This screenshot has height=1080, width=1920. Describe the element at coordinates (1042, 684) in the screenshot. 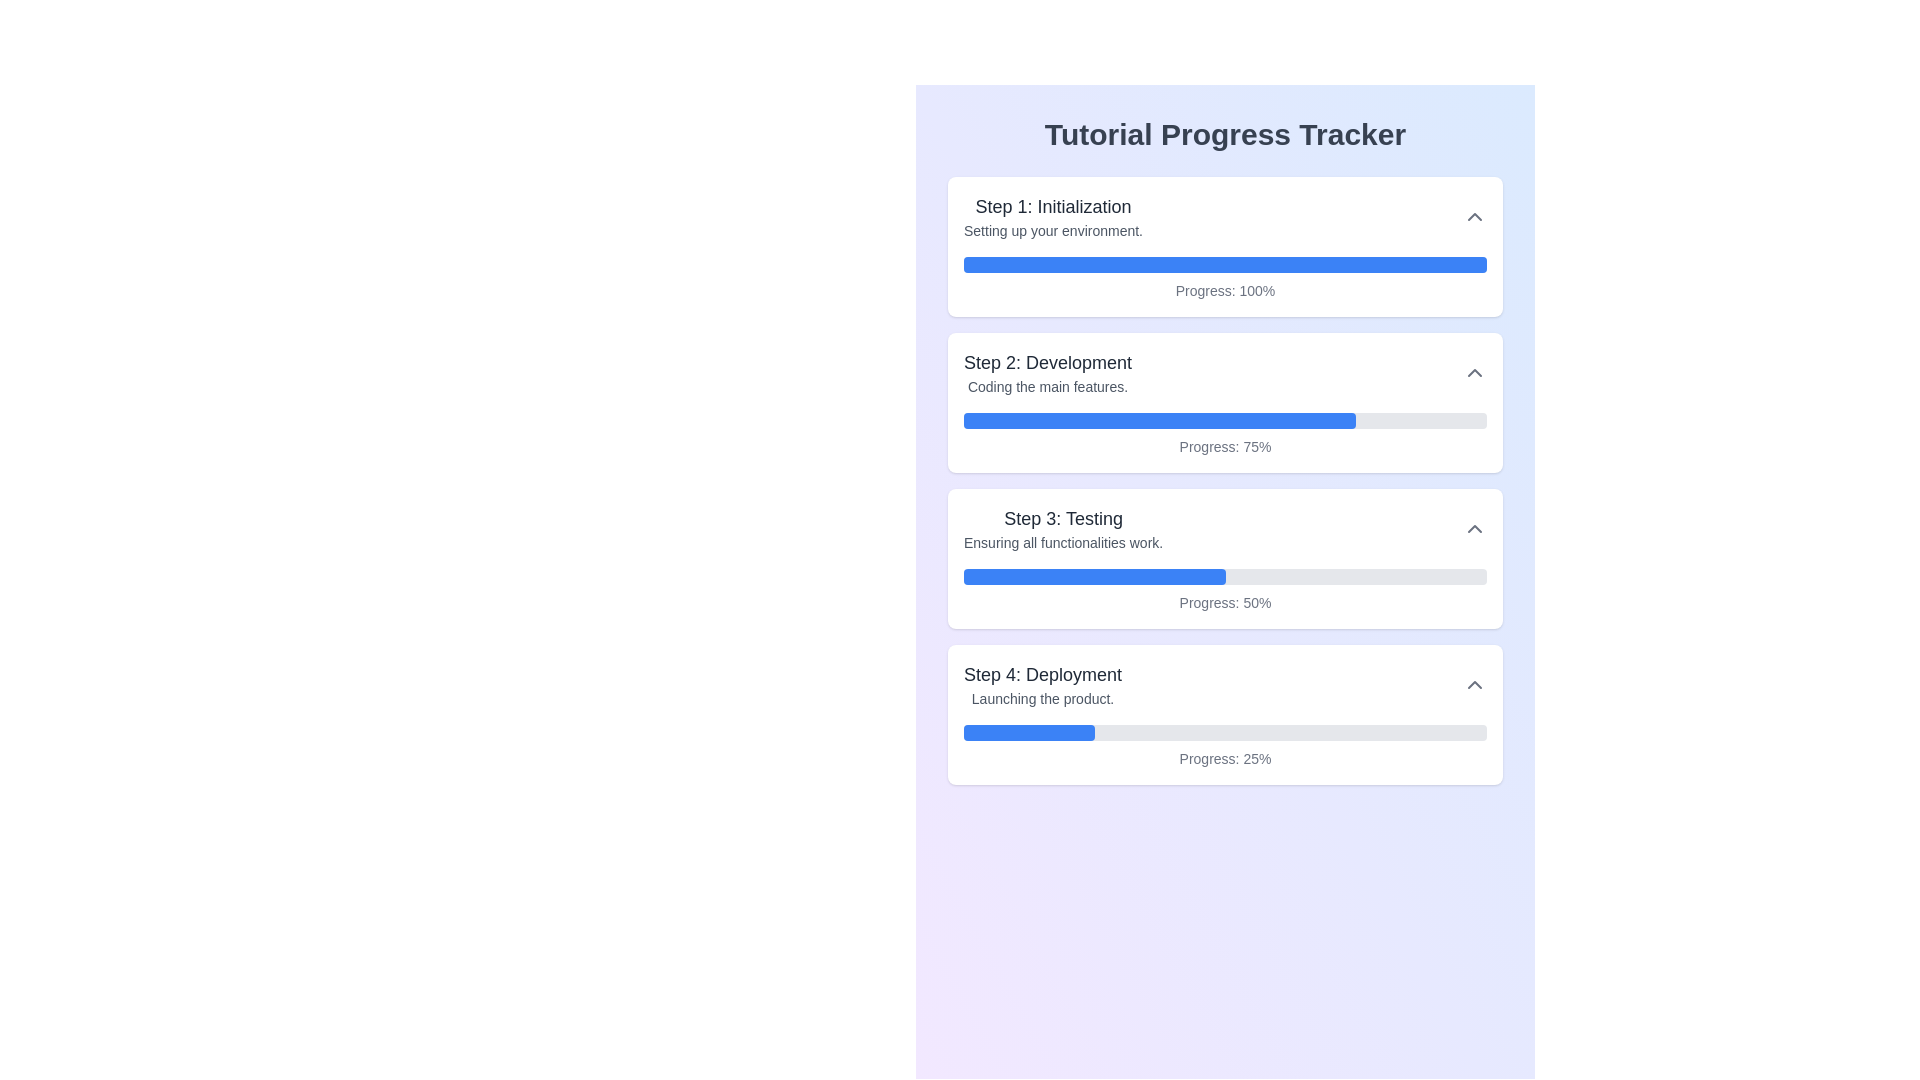

I see `the Text Block displaying 'Step 4: Deployment' which is part of the progress tracker interface located at the top-left of the fourth progress card` at that location.